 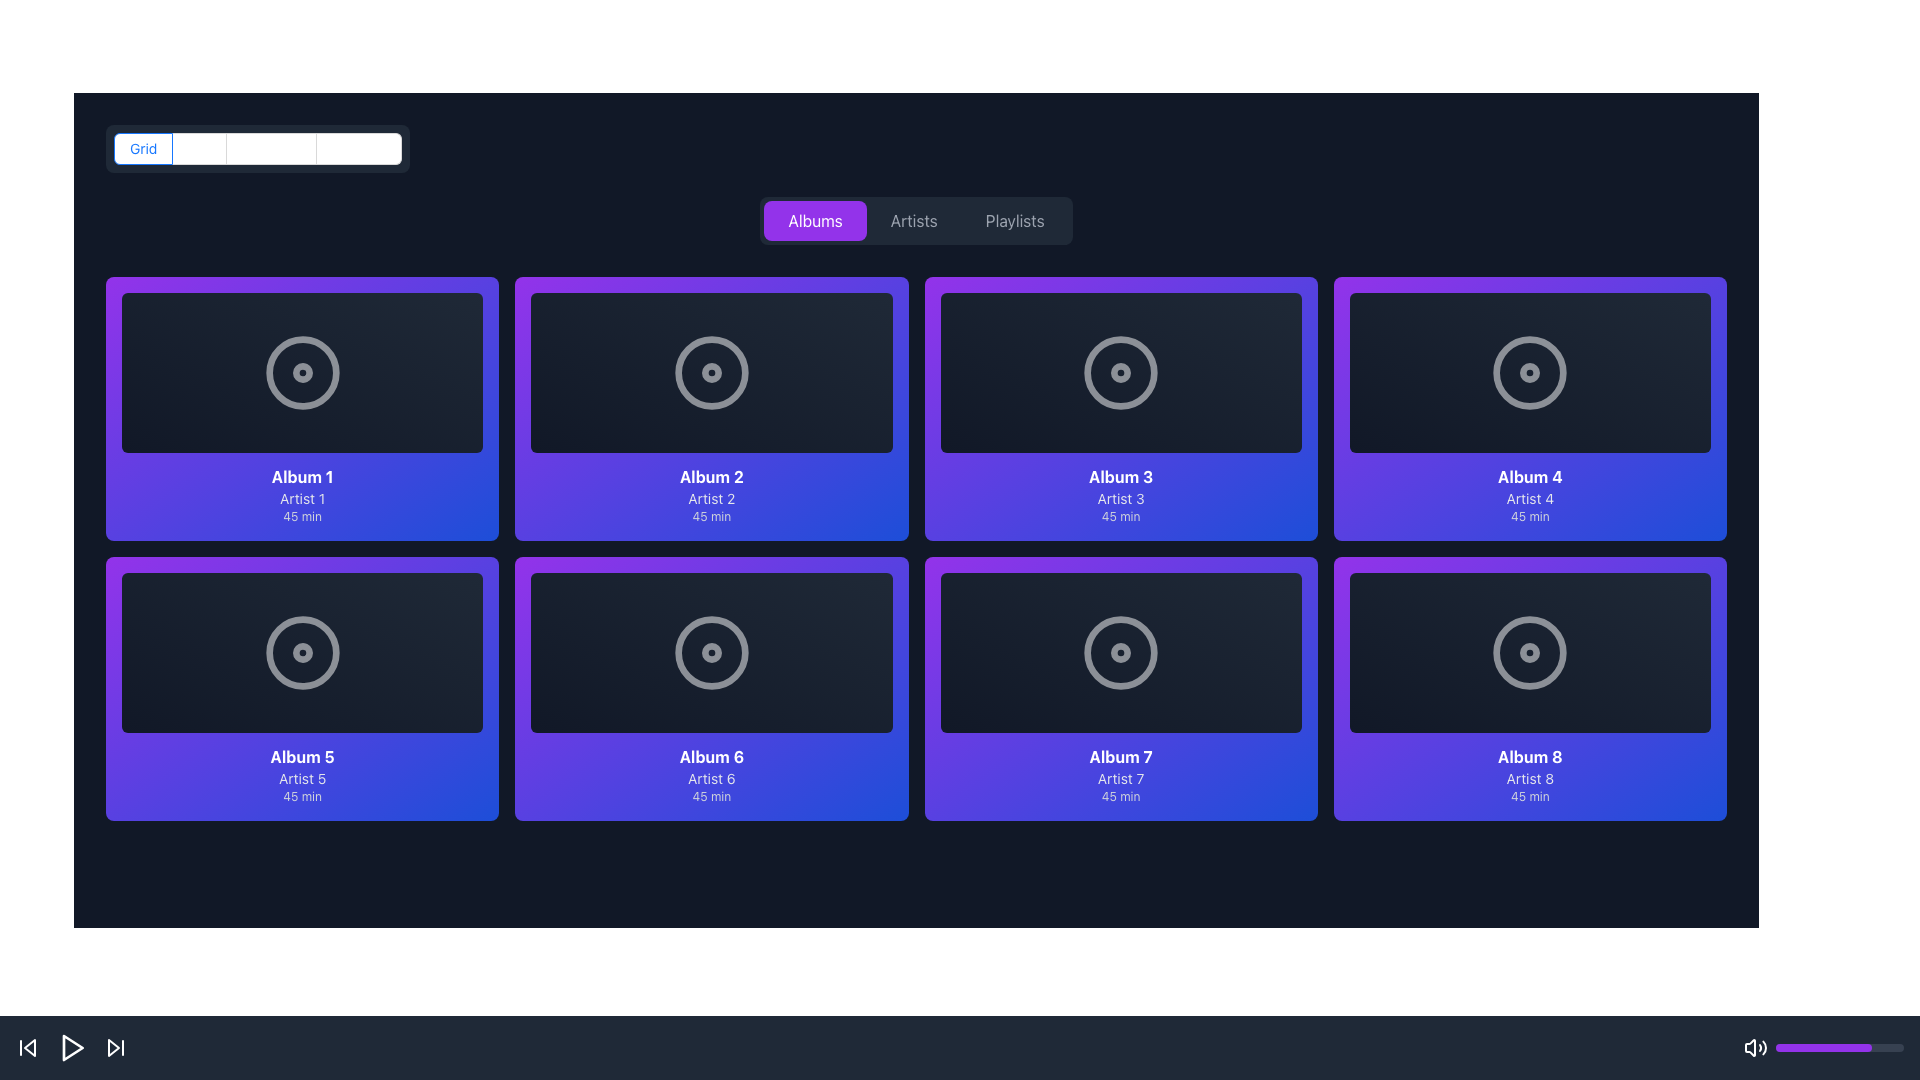 I want to click on the slider value, so click(x=1834, y=1047).